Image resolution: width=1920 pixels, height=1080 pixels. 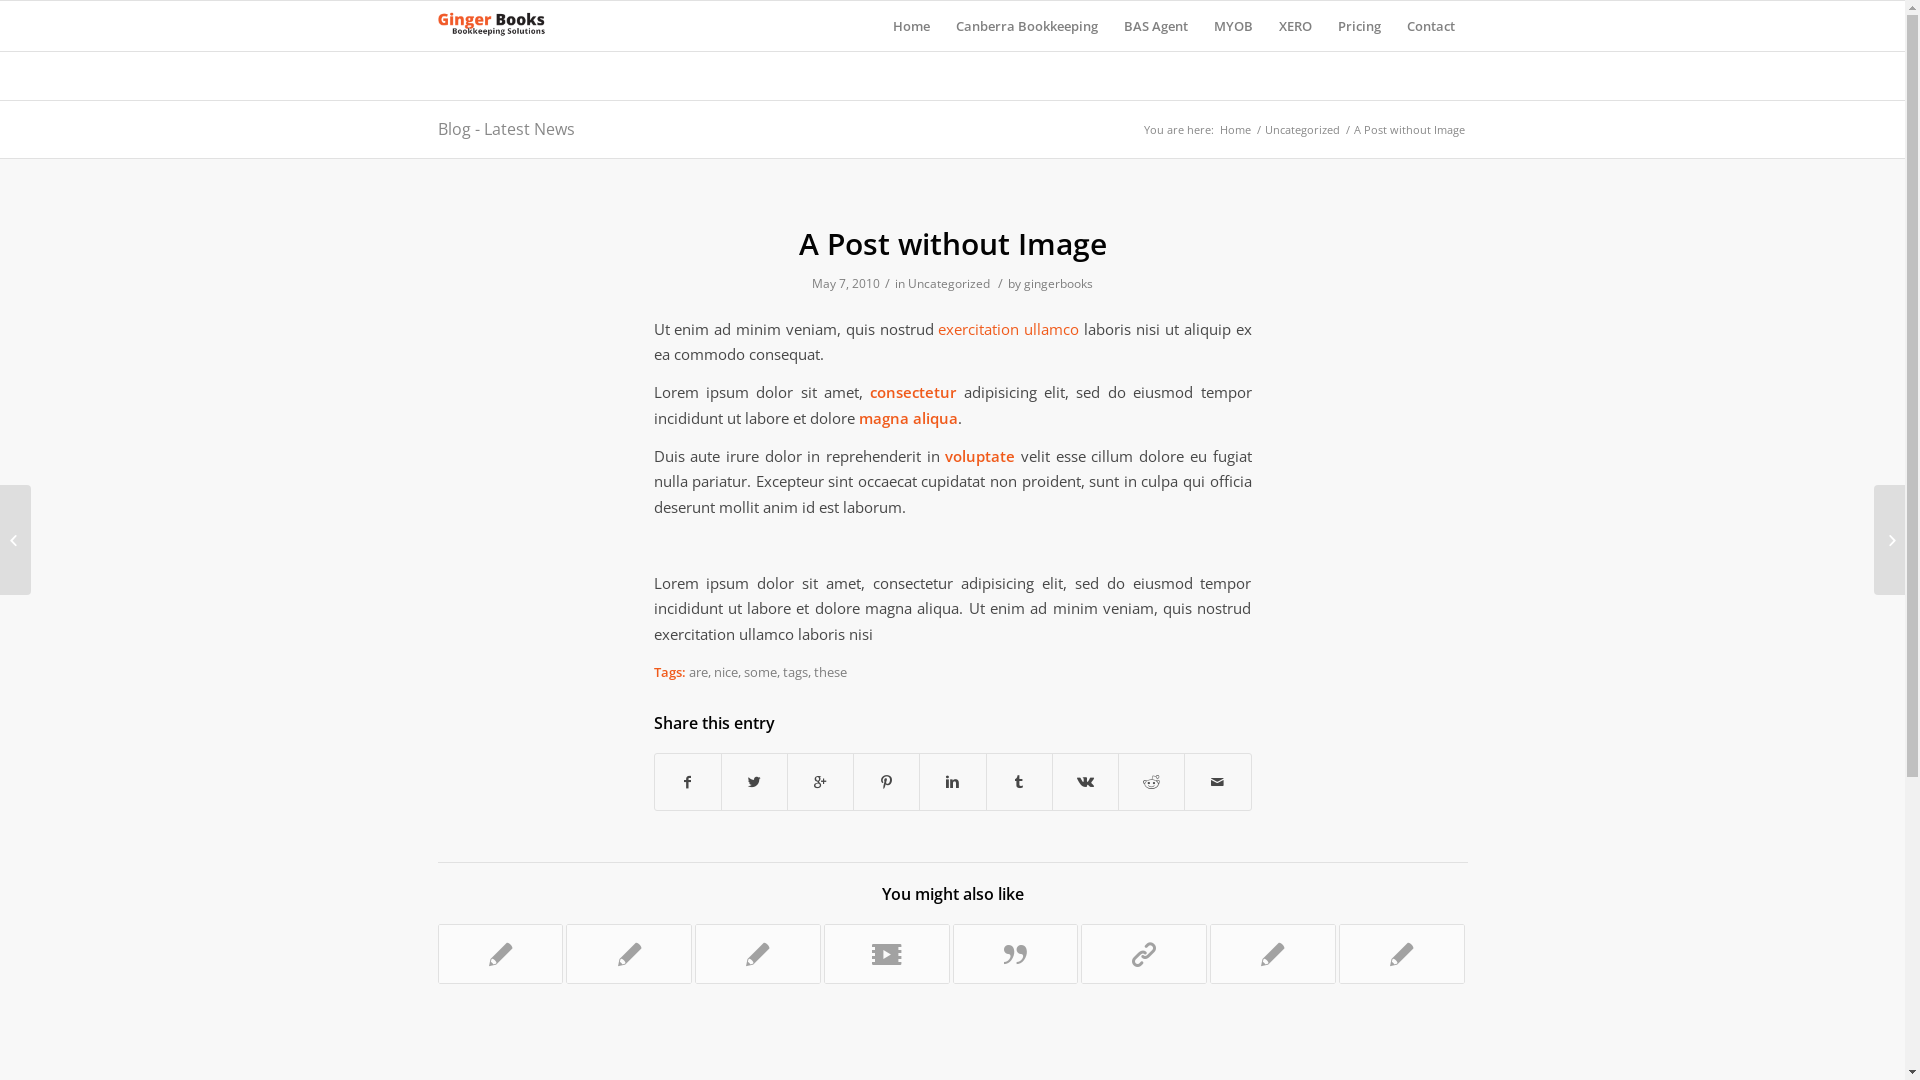 I want to click on 'BAS Agent', so click(x=1108, y=26).